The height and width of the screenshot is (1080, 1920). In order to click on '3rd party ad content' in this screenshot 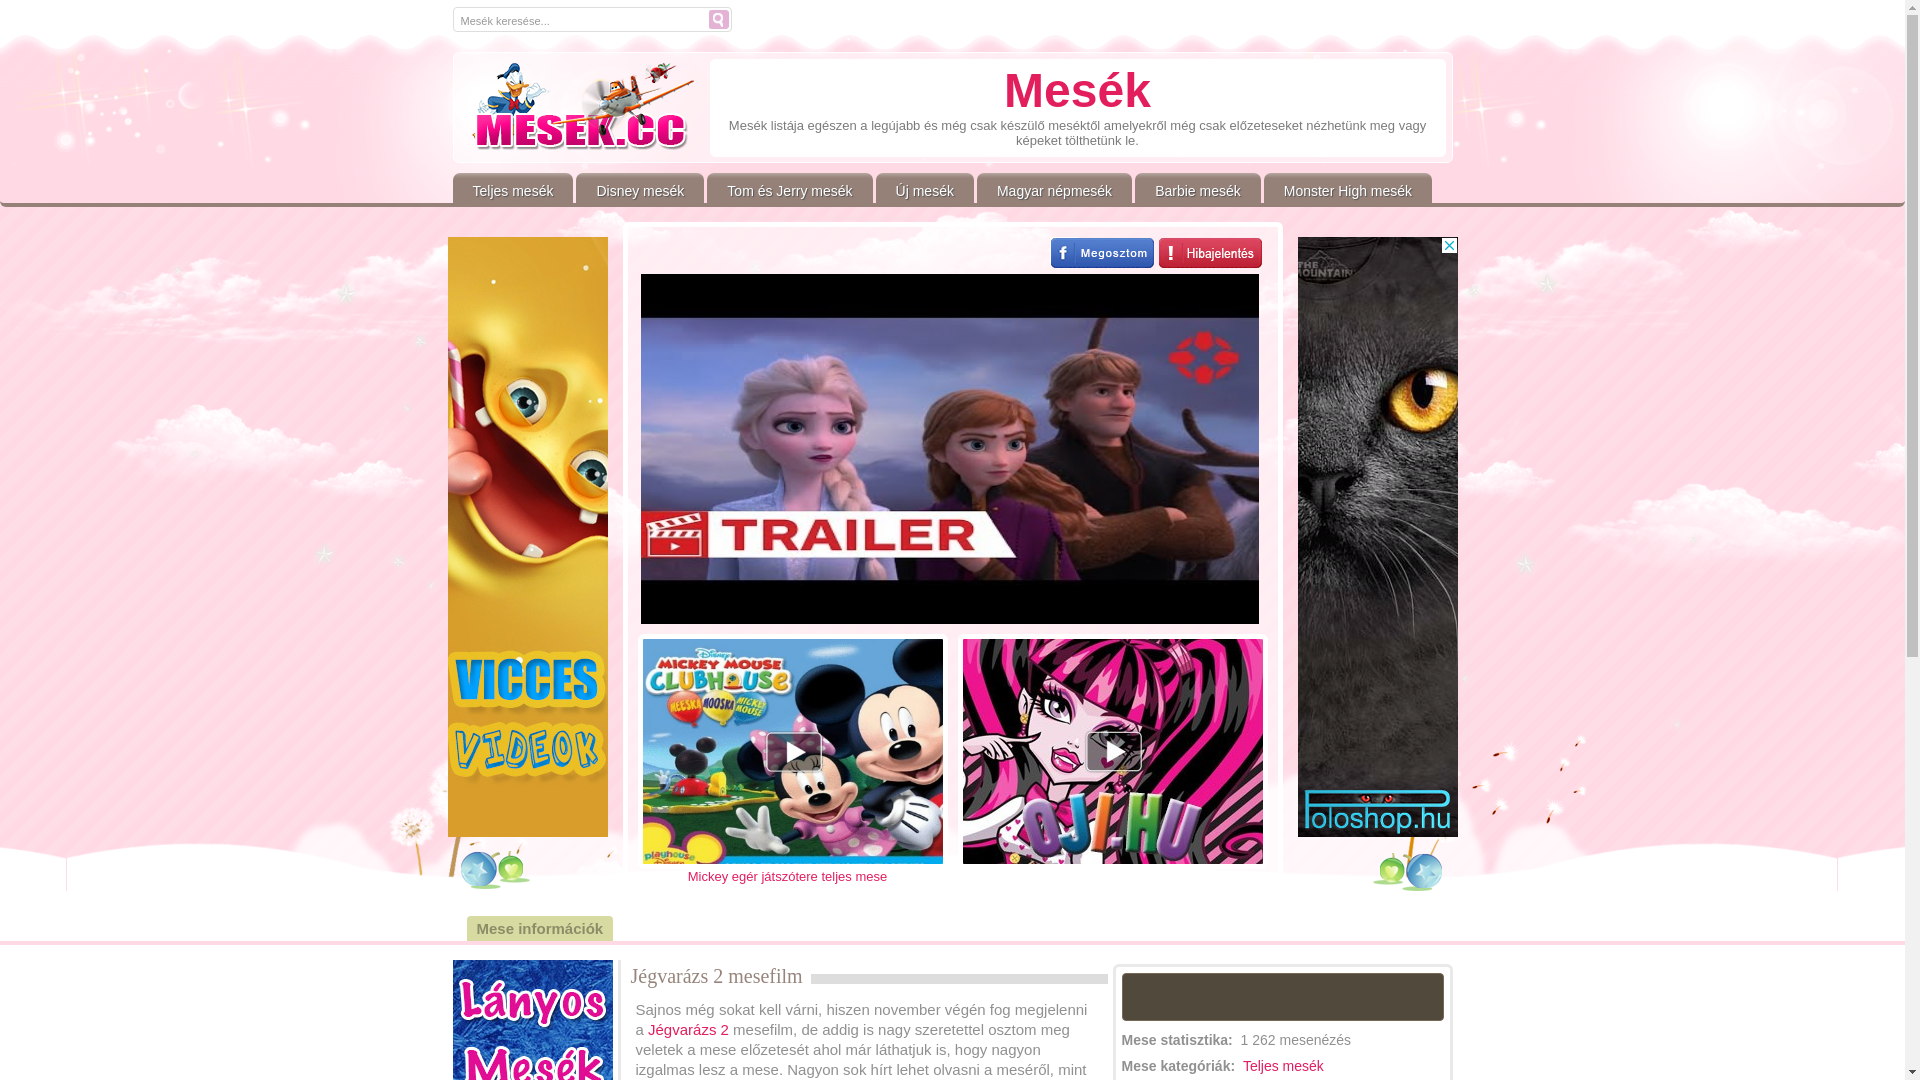, I will do `click(1297, 535)`.